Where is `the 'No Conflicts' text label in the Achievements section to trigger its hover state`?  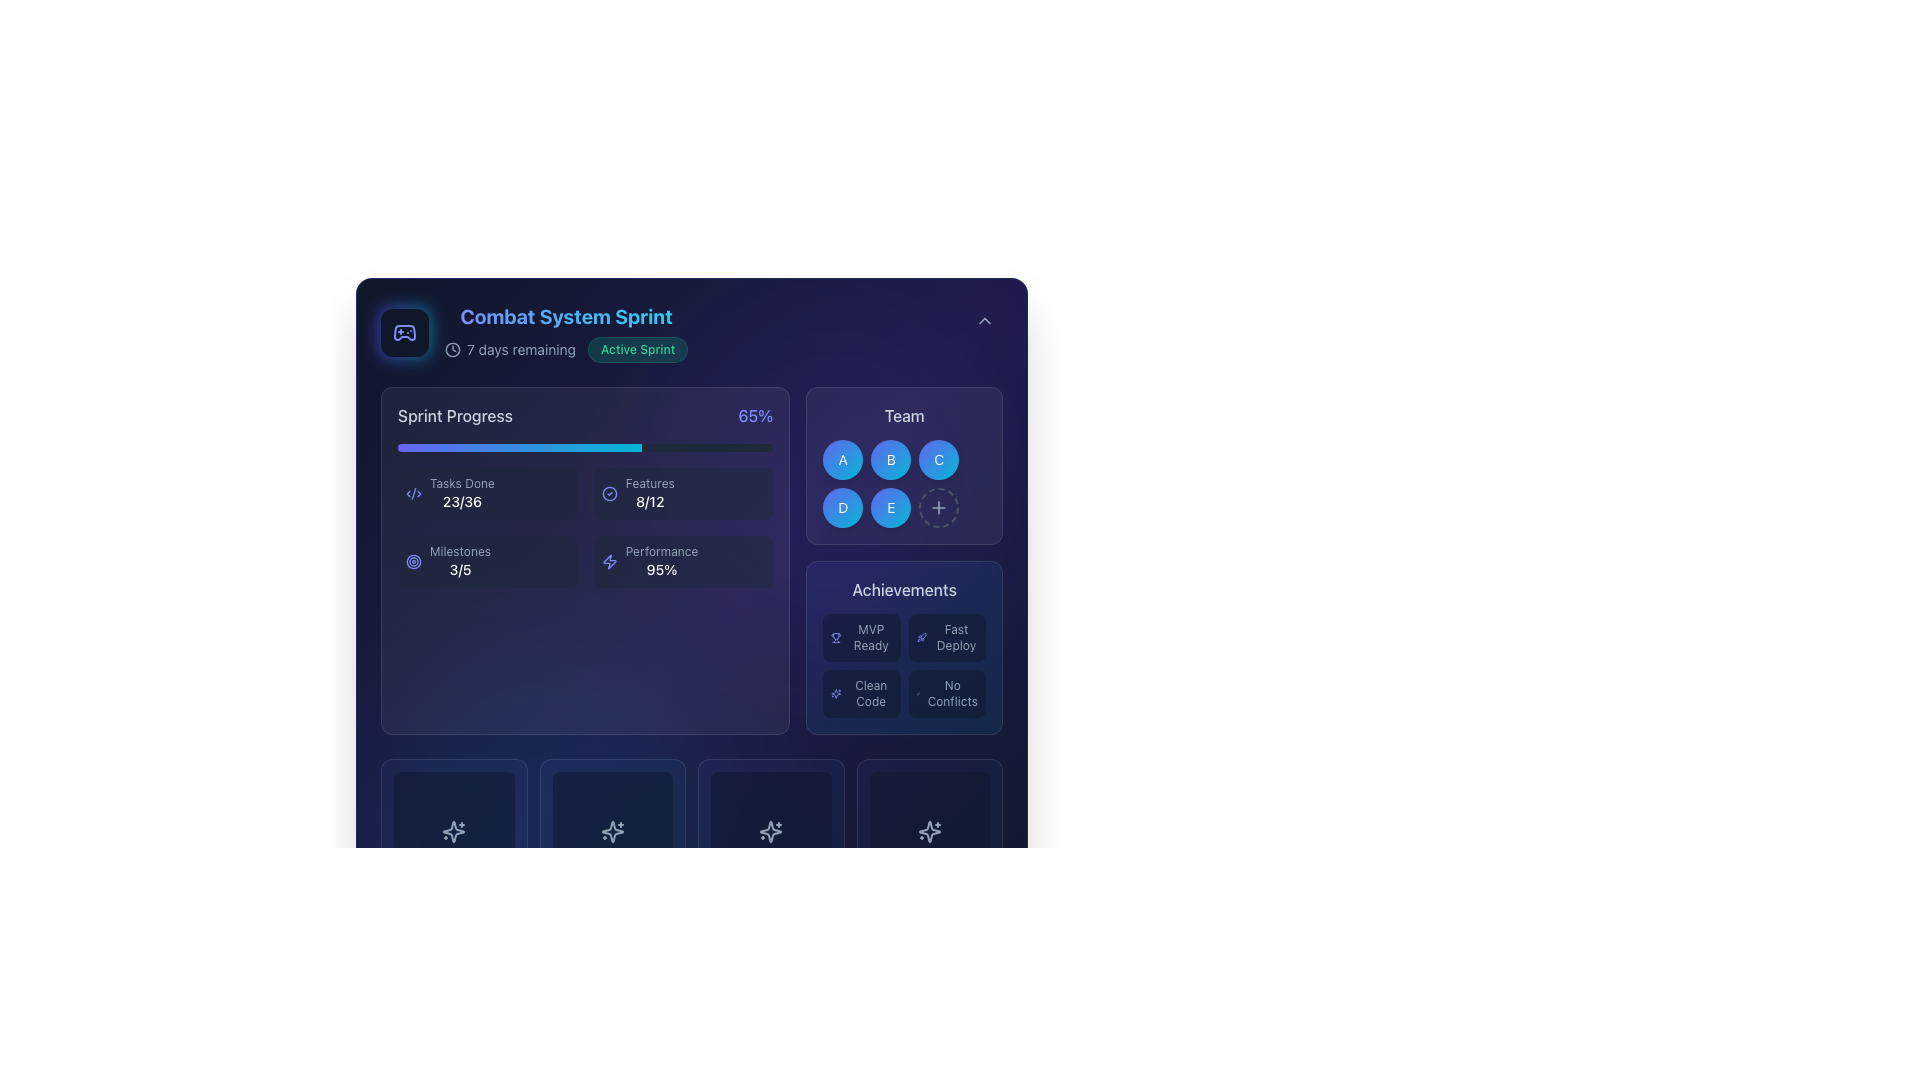
the 'No Conflicts' text label in the Achievements section to trigger its hover state is located at coordinates (951, 693).